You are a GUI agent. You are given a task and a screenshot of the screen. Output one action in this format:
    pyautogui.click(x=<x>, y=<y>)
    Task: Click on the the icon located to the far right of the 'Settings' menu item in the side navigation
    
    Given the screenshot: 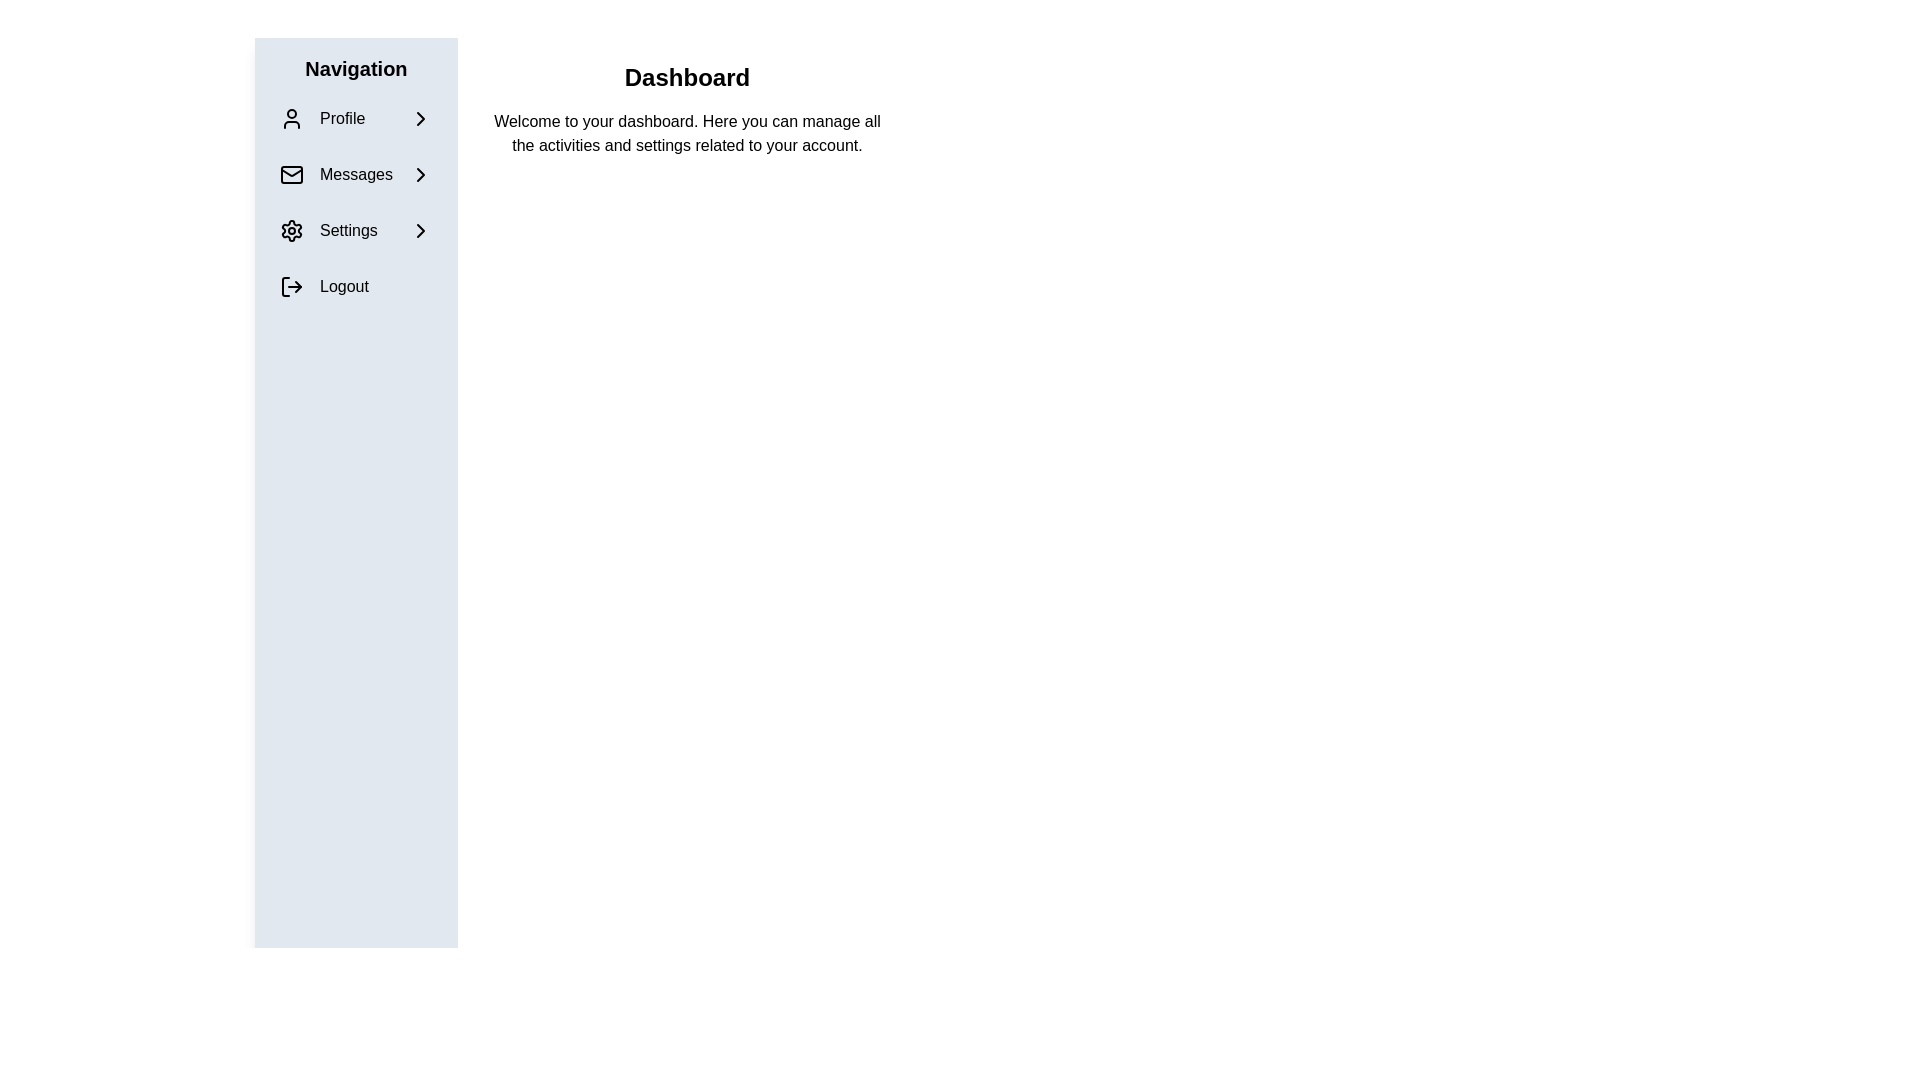 What is the action you would take?
    pyautogui.click(x=419, y=230)
    